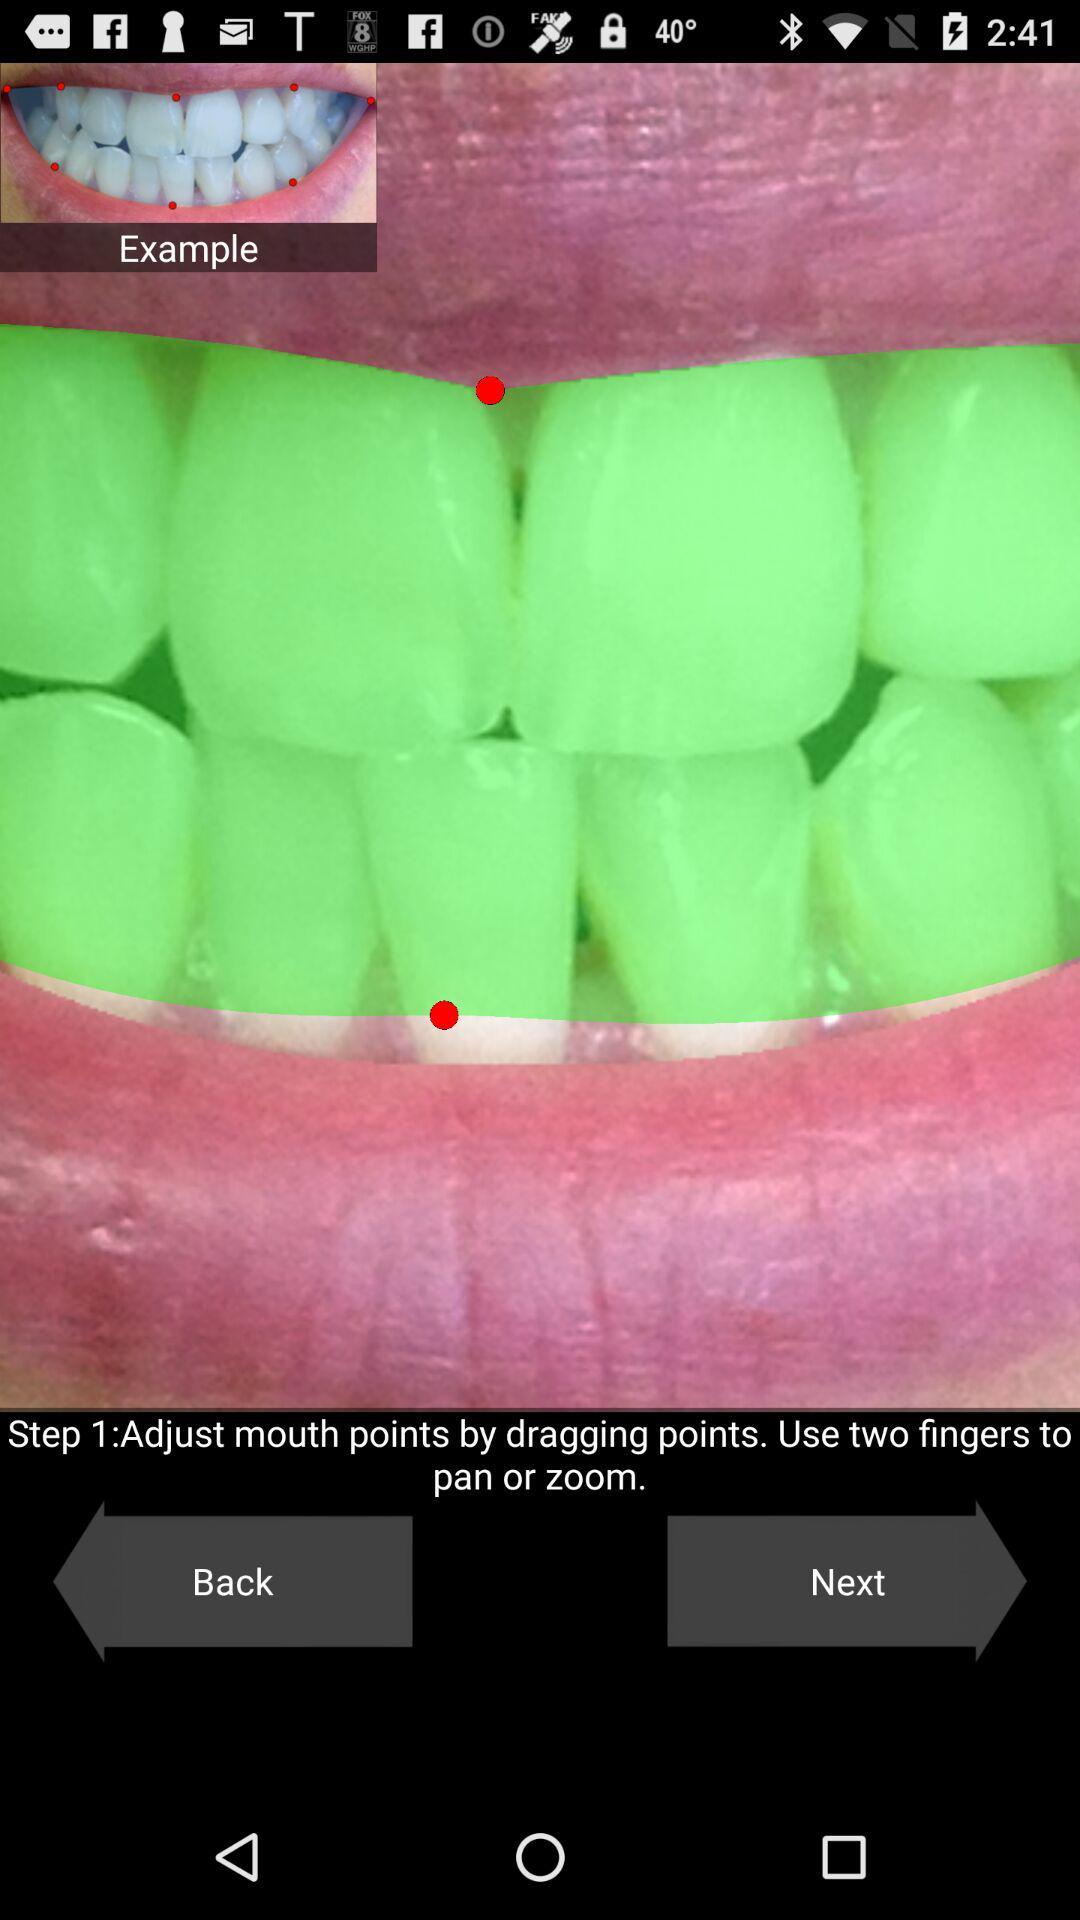 The height and width of the screenshot is (1920, 1080). What do you see at coordinates (231, 1580) in the screenshot?
I see `the back at the bottom left corner` at bounding box center [231, 1580].